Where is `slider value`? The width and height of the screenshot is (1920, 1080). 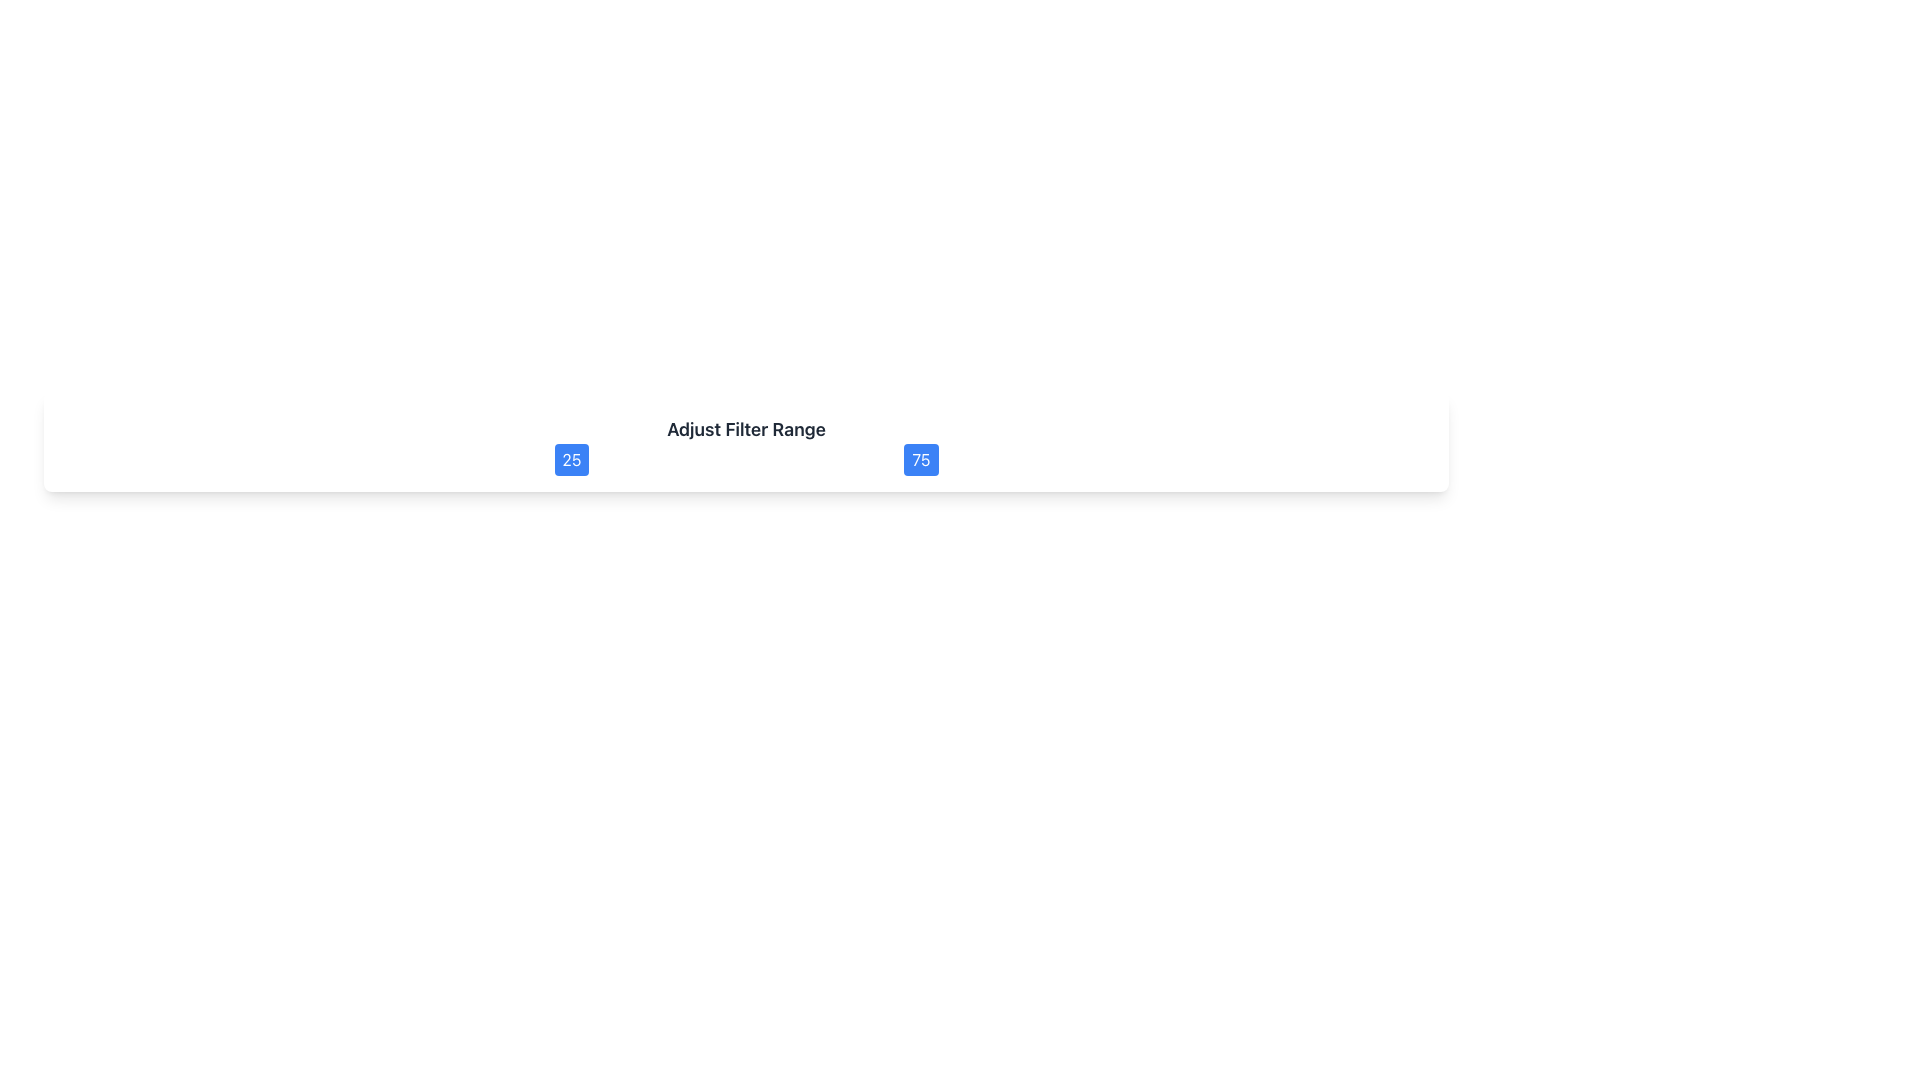 slider value is located at coordinates (797, 470).